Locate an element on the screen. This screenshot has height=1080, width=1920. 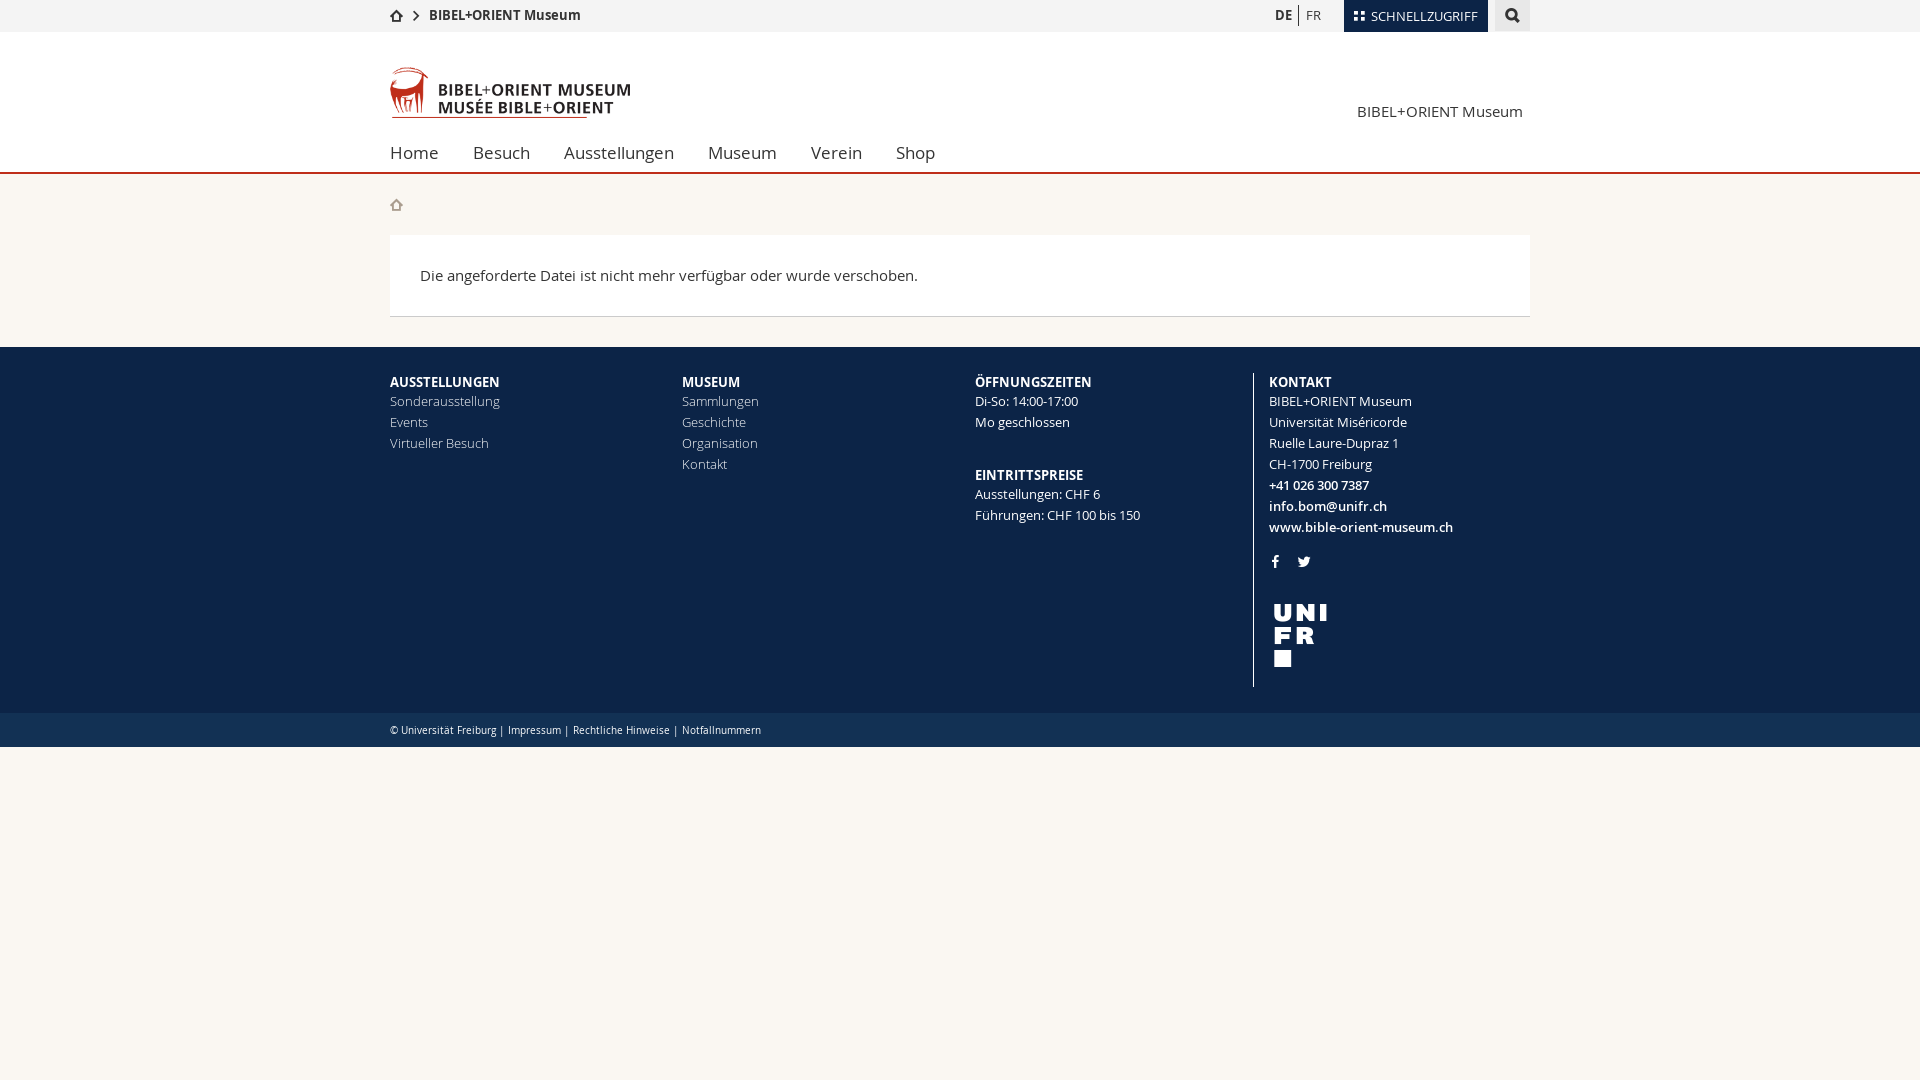
'BIBEL+ORIENT Museum' is located at coordinates (504, 15).